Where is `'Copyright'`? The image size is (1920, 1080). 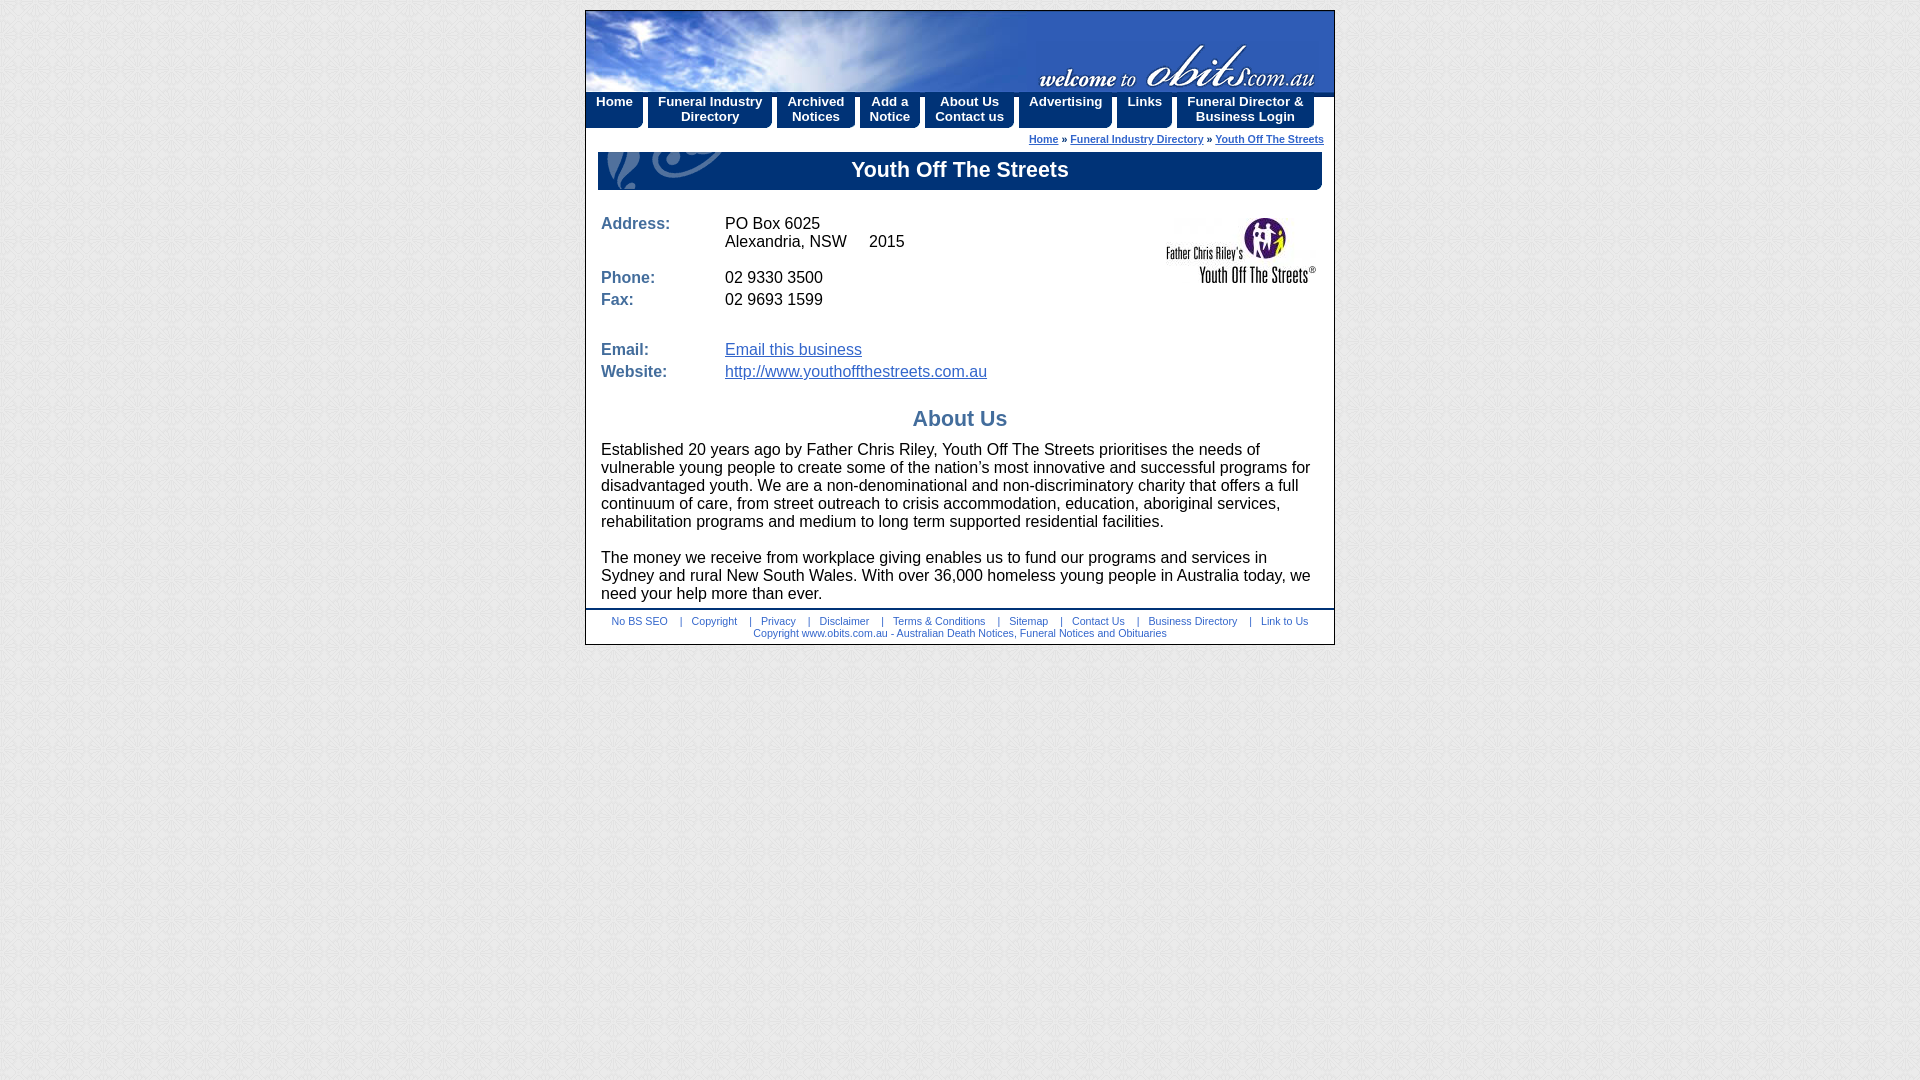 'Copyright' is located at coordinates (715, 620).